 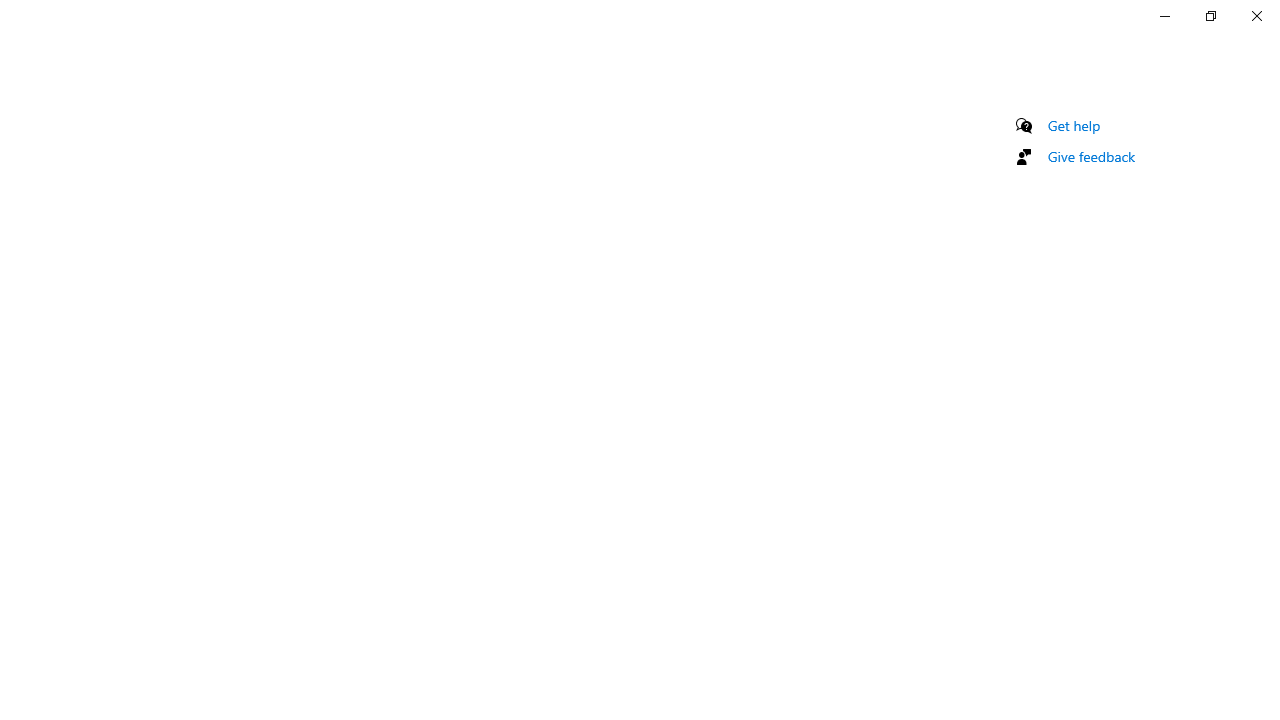 I want to click on 'Get help', so click(x=1073, y=125).